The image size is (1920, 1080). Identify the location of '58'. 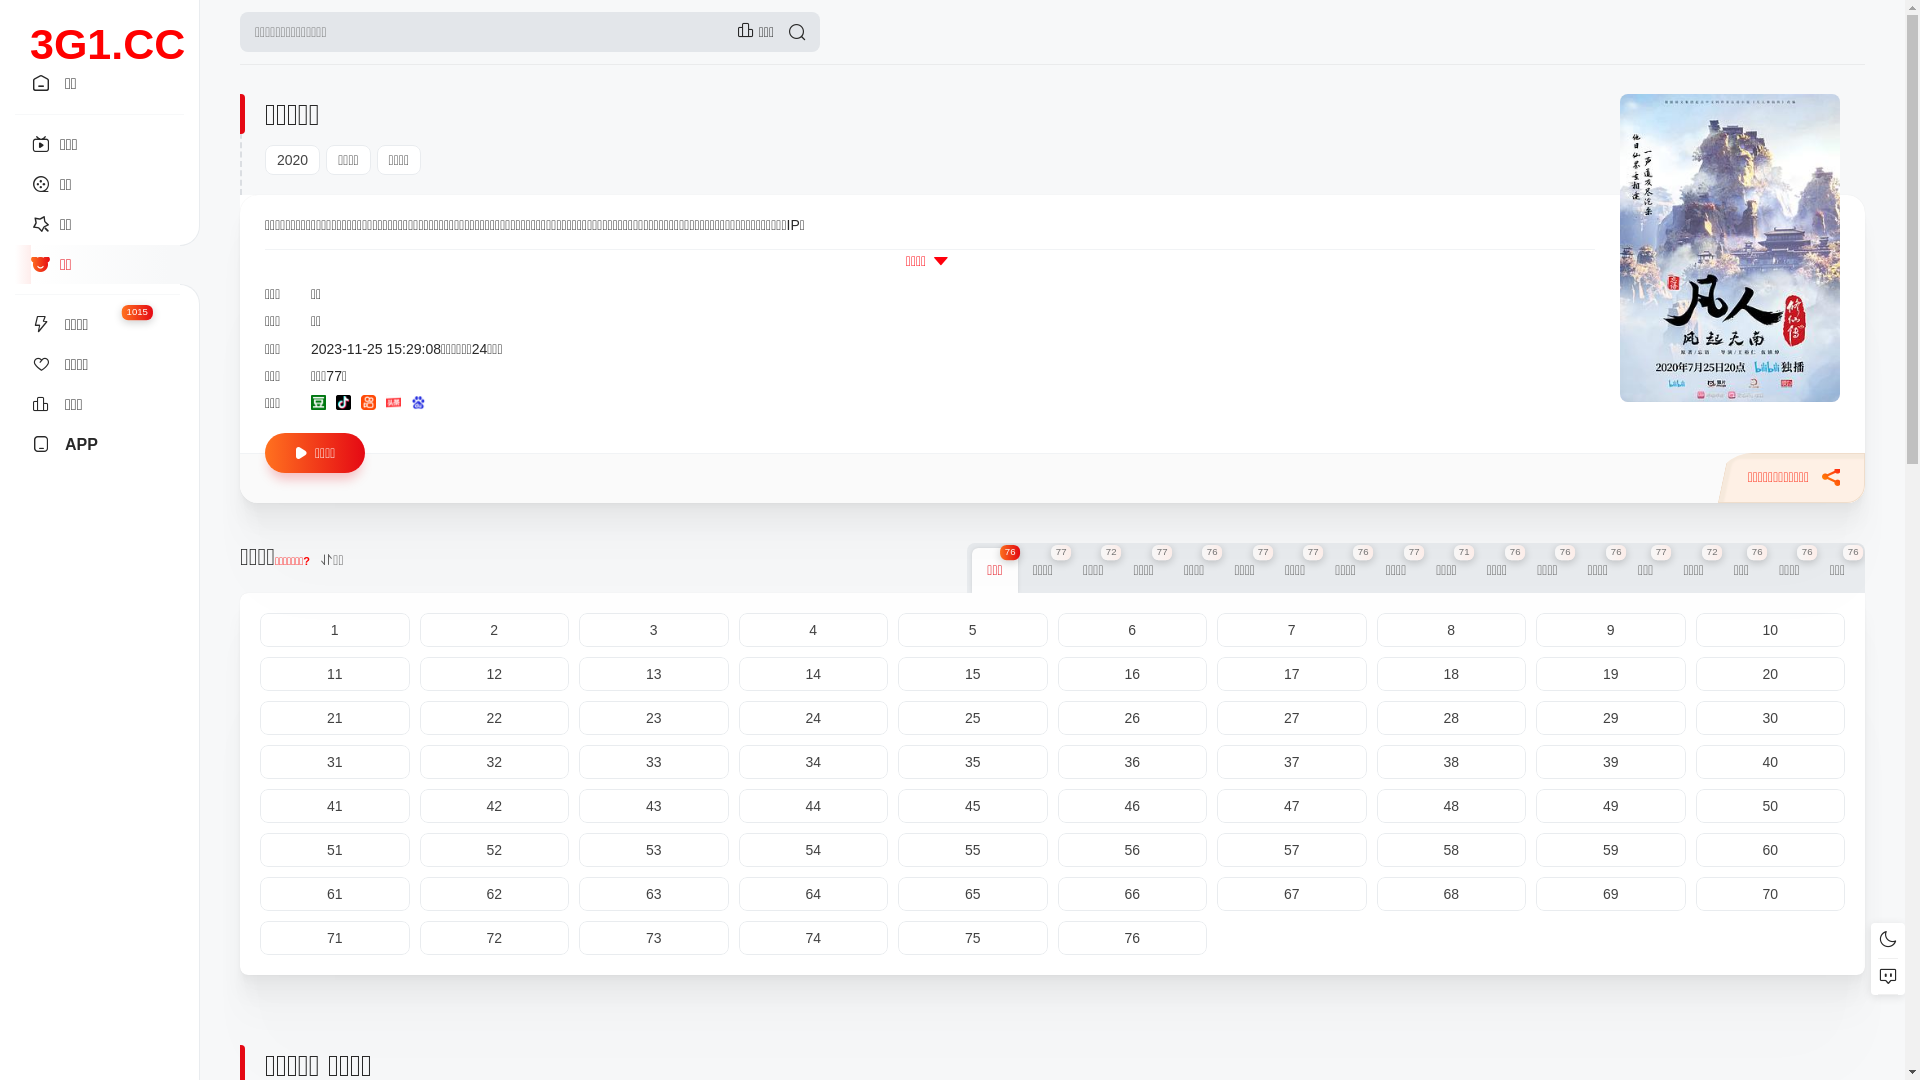
(1450, 849).